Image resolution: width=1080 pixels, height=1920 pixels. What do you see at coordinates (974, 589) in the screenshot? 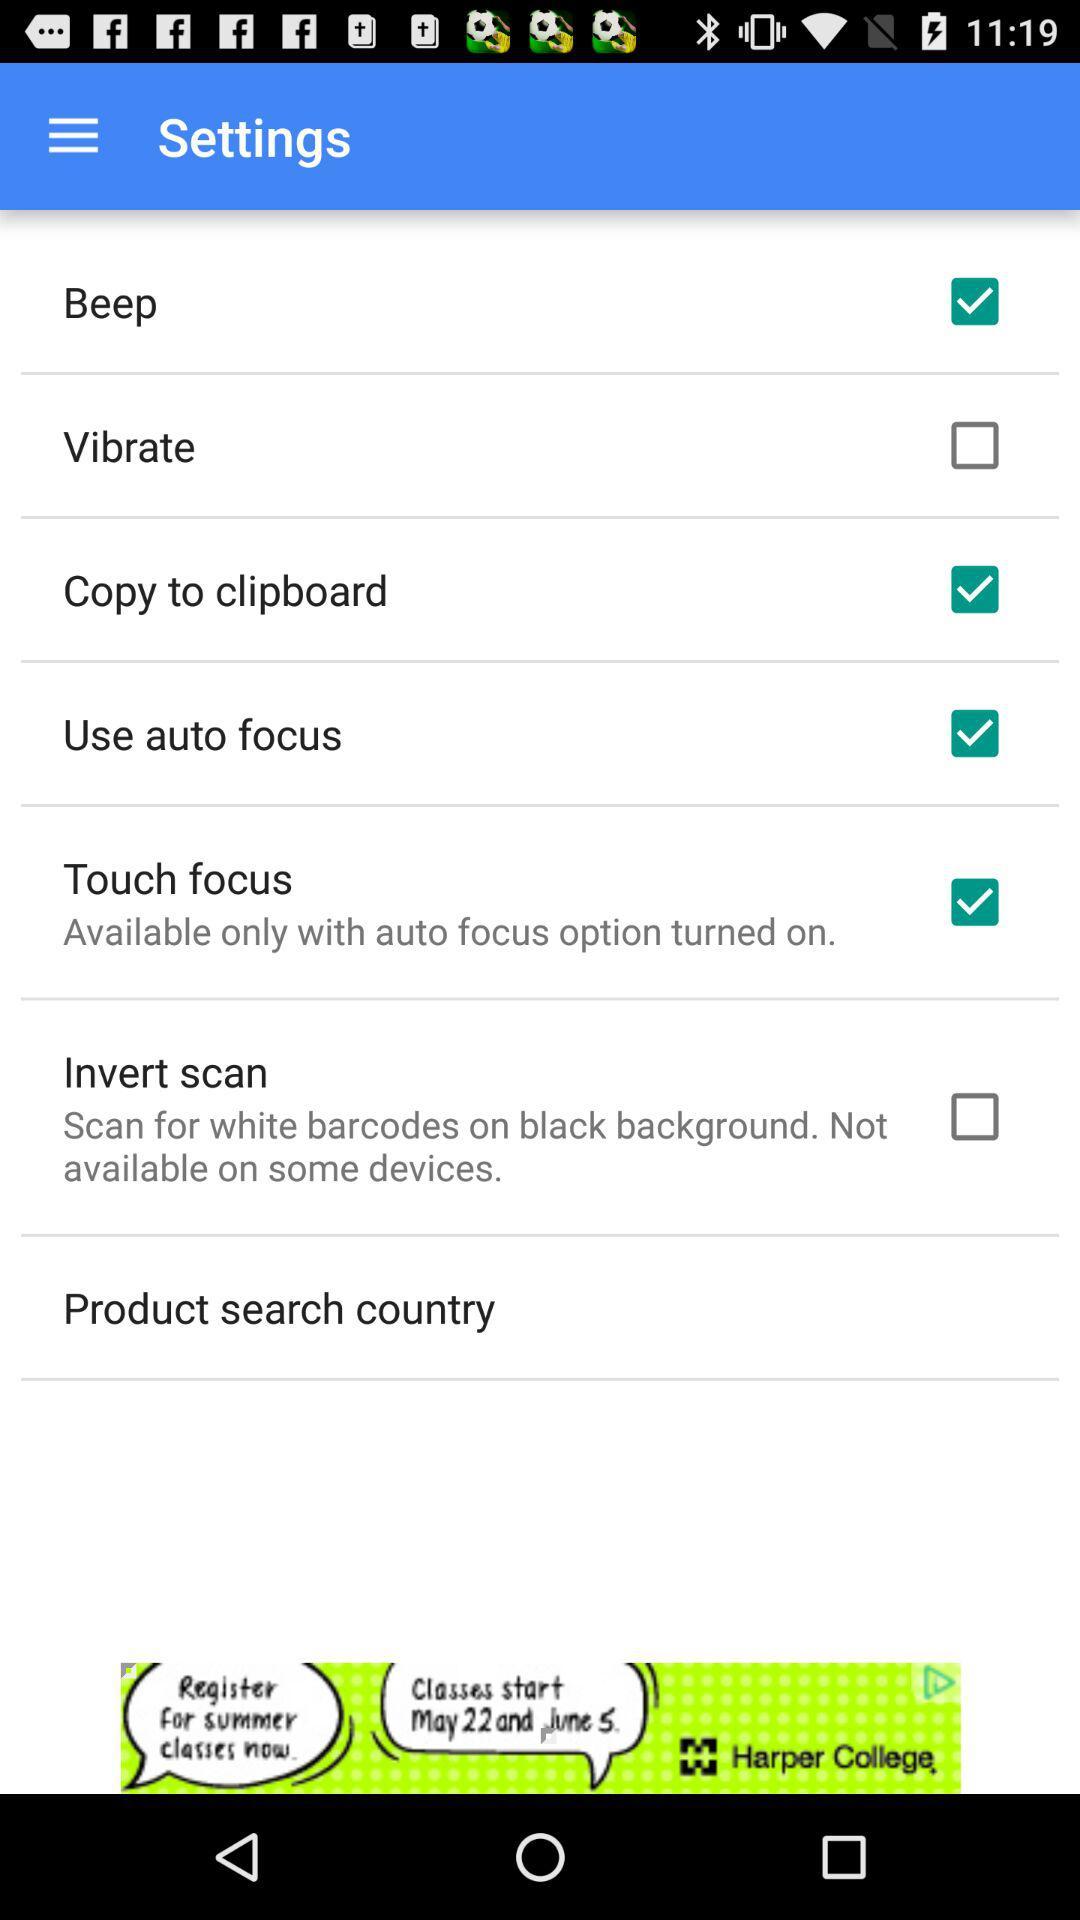
I see `the check box symbol which is next to copy to clipboard` at bounding box center [974, 589].